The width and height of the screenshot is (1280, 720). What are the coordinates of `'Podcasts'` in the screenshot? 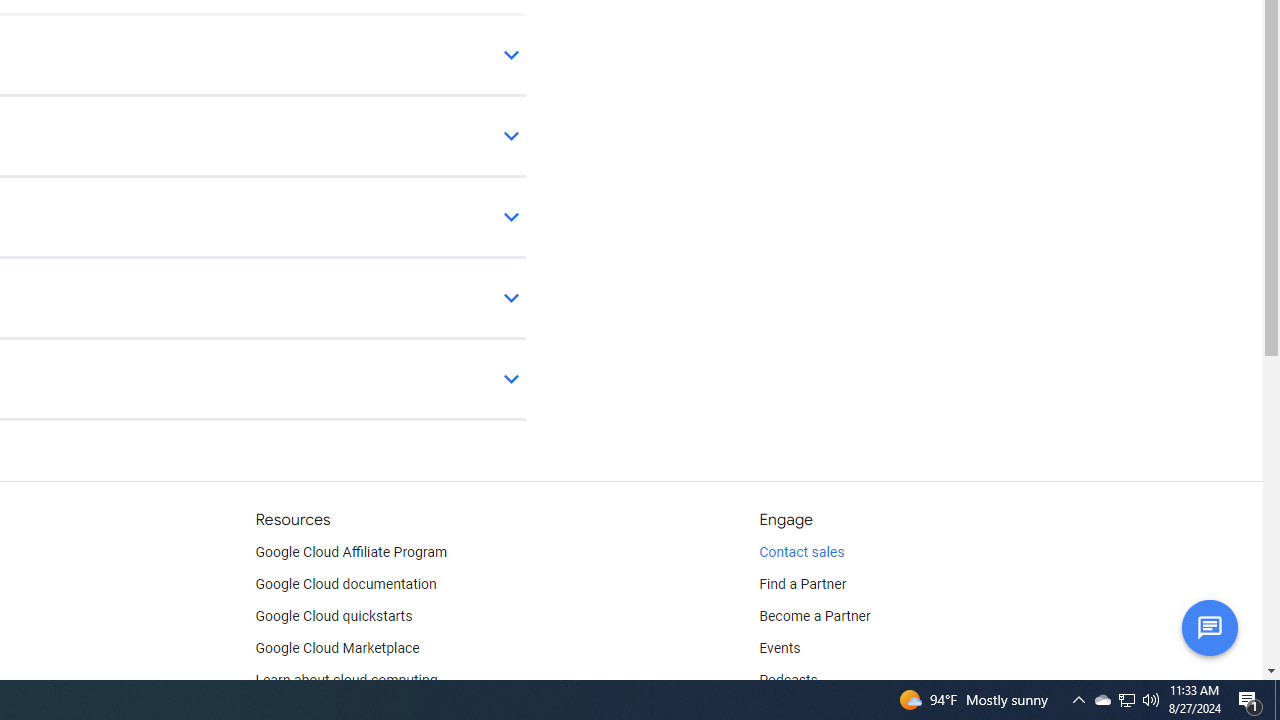 It's located at (787, 680).